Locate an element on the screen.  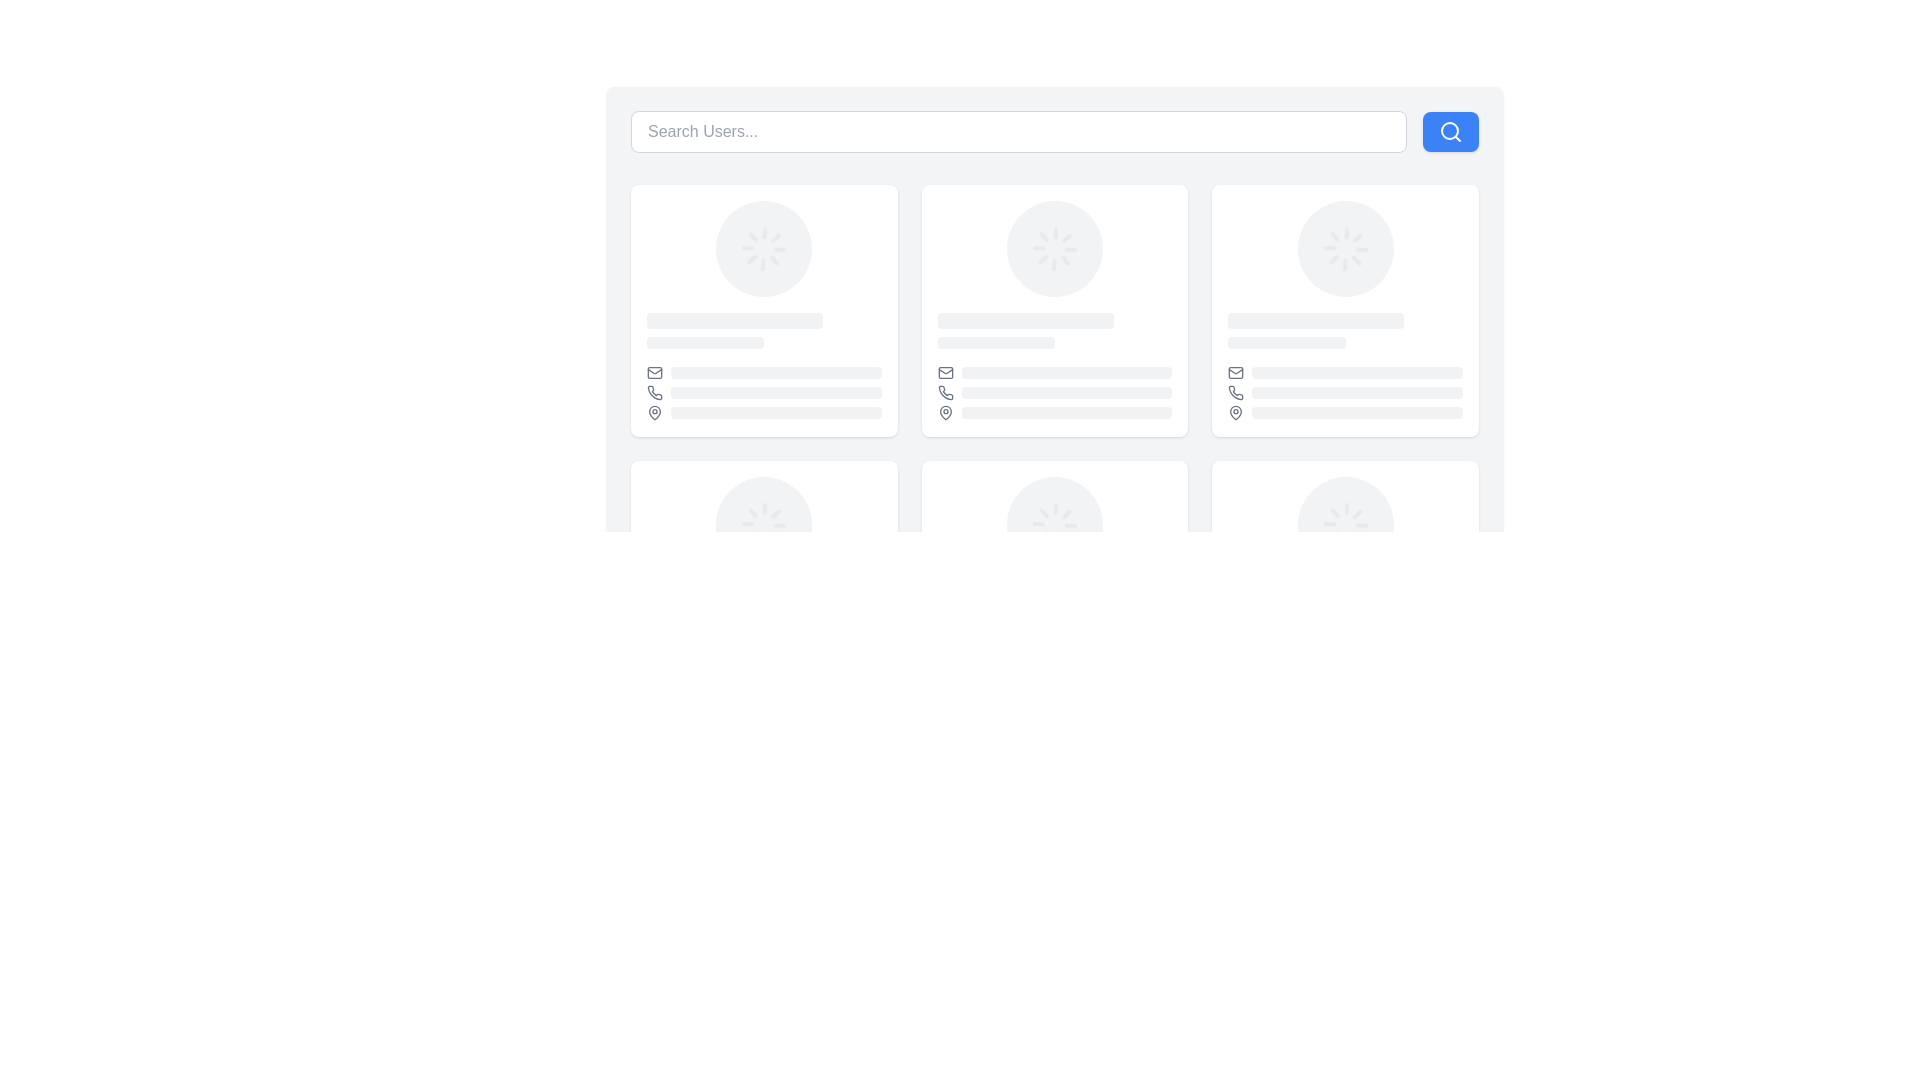
the circular loading spinner element in the center column of the lower row within the user cards grid layout is located at coordinates (1054, 523).